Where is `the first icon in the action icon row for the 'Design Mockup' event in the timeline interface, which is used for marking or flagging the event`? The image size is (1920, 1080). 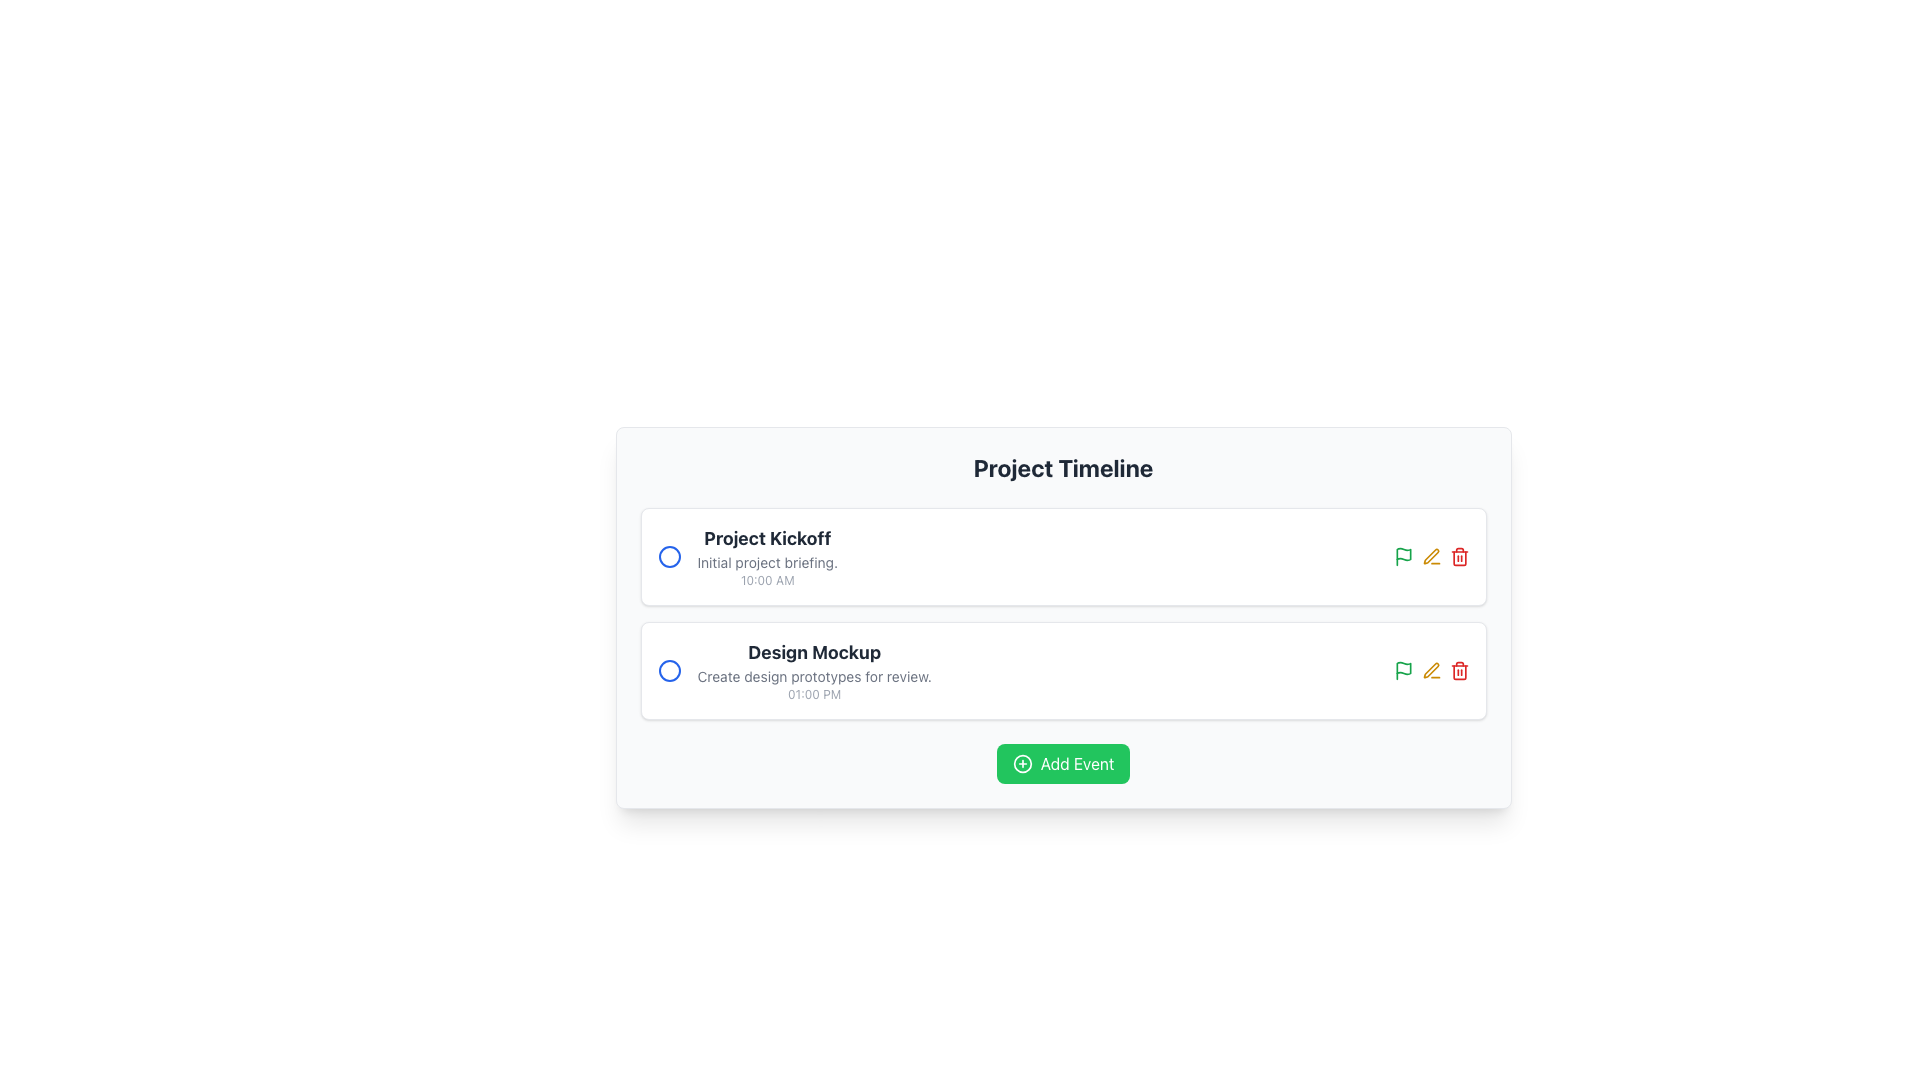
the first icon in the action icon row for the 'Design Mockup' event in the timeline interface, which is used for marking or flagging the event is located at coordinates (1402, 556).